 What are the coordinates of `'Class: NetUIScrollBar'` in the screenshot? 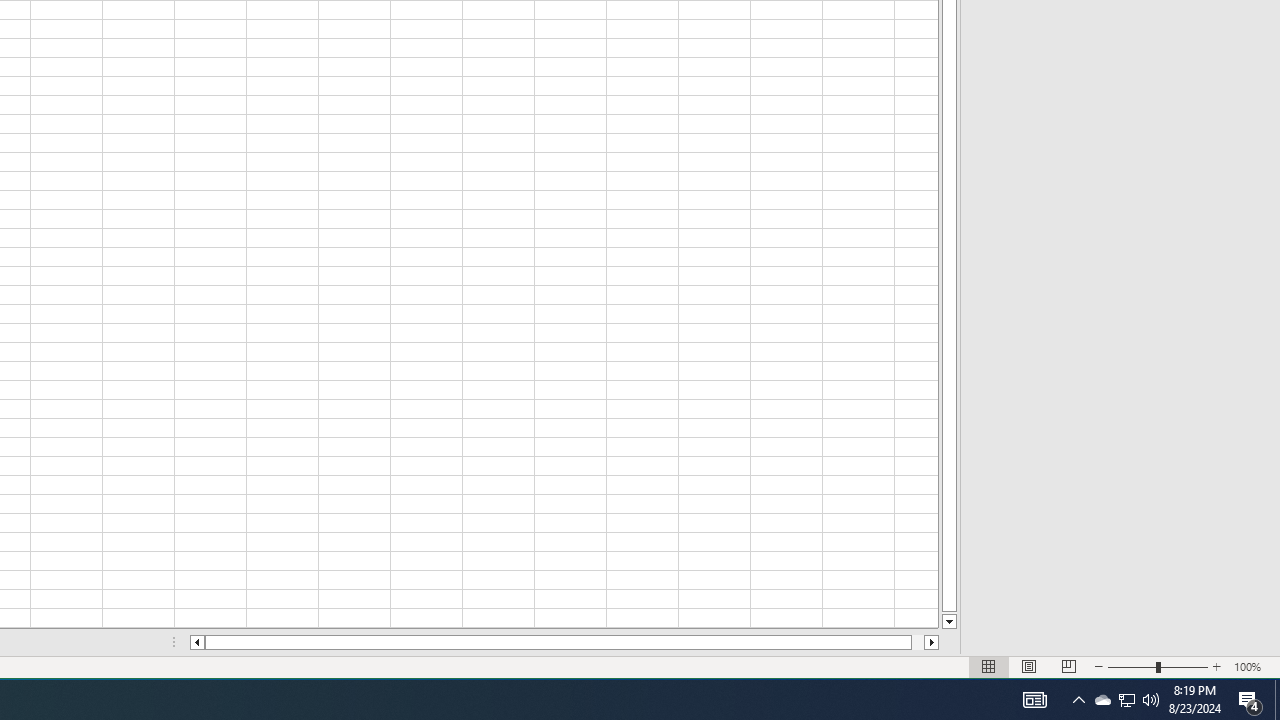 It's located at (563, 642).